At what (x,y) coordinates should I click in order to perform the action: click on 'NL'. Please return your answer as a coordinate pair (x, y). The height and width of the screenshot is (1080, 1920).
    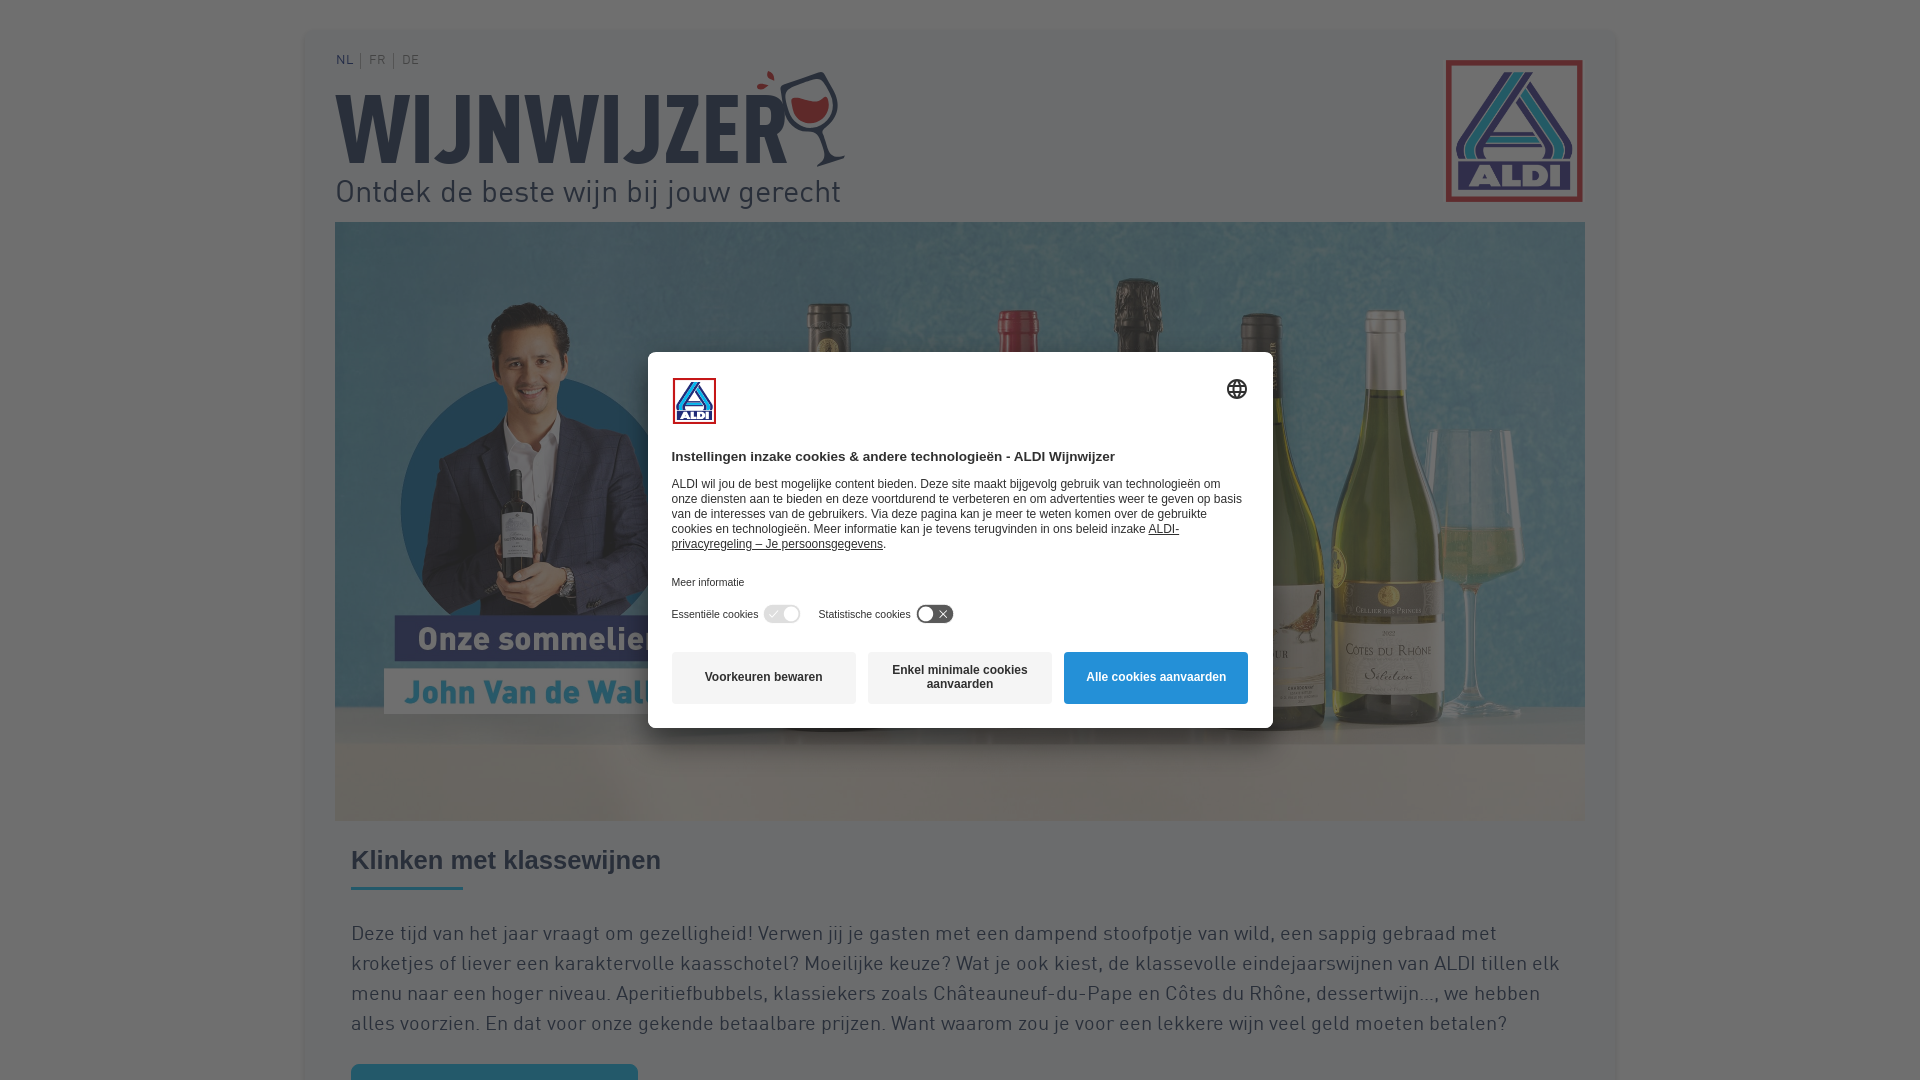
    Looking at the image, I should click on (348, 59).